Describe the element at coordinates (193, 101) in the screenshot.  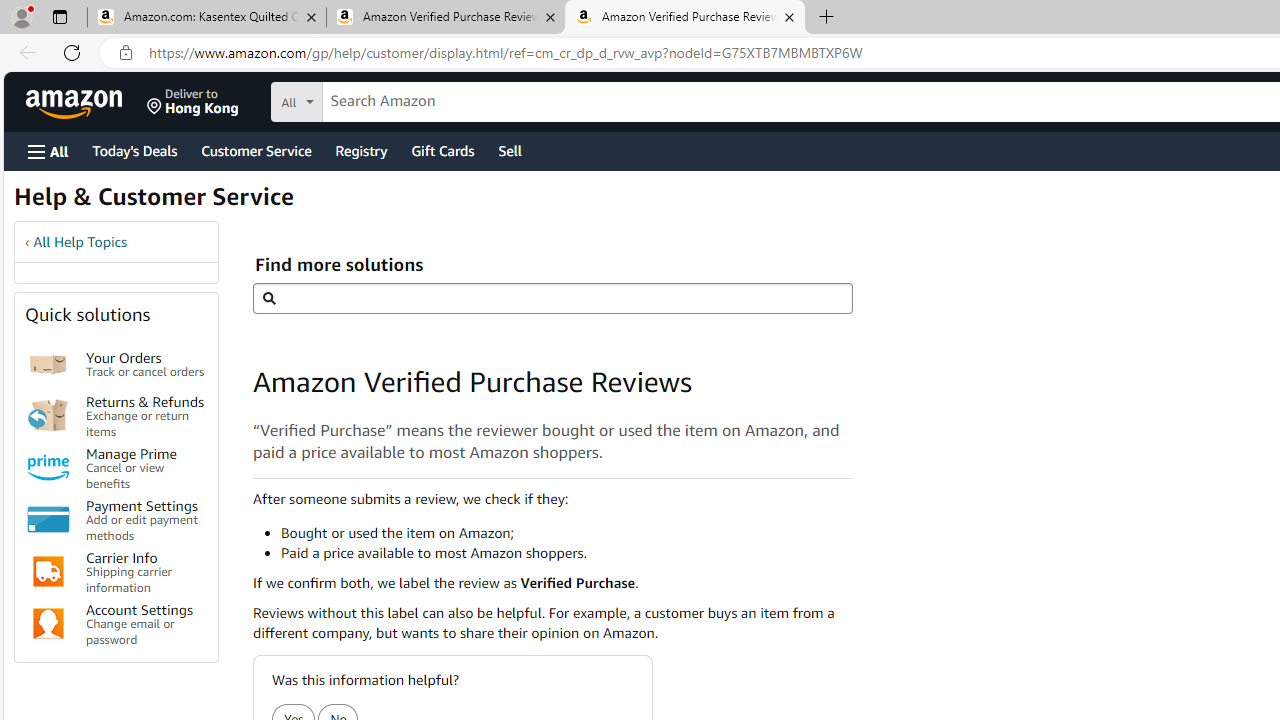
I see `'Deliver to Hong Kong'` at that location.